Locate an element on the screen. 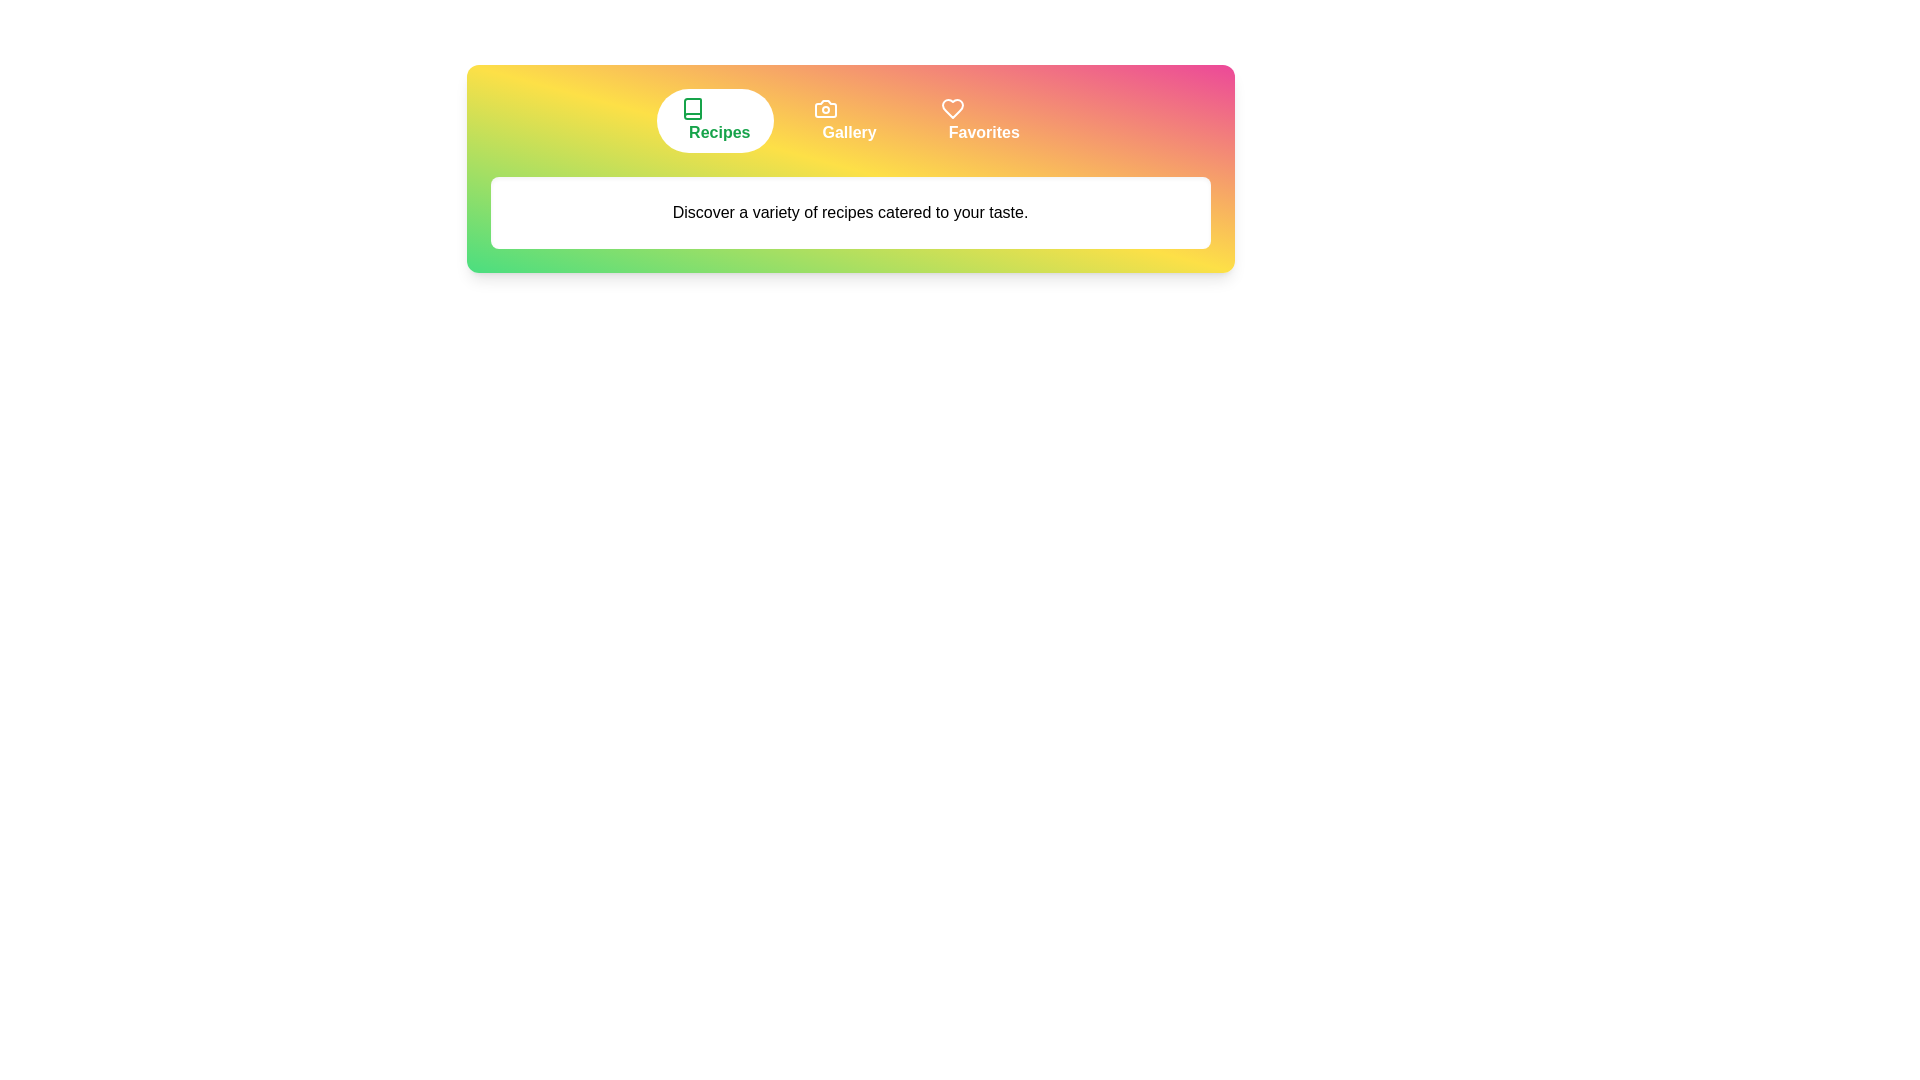 This screenshot has width=1920, height=1080. the Recipes tab icon is located at coordinates (715, 120).